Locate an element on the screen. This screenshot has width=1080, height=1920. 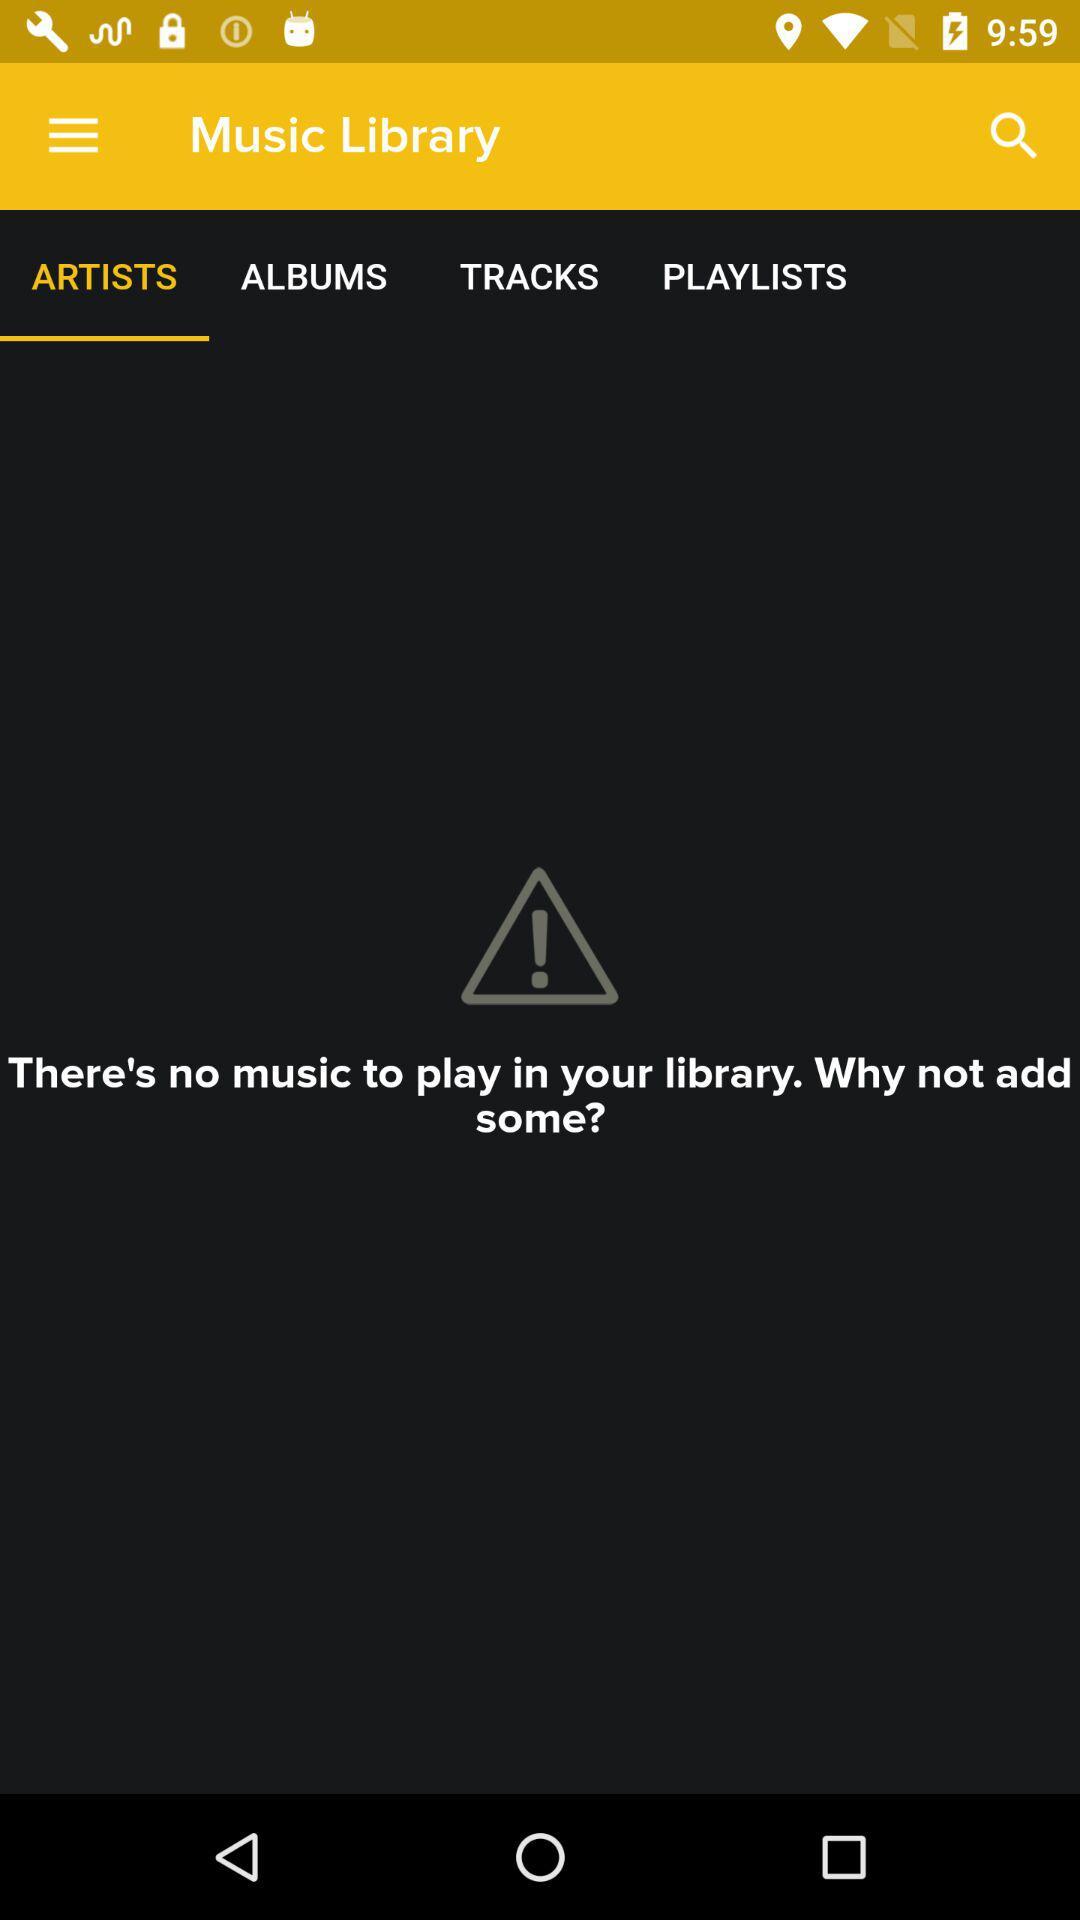
the icon to the left of music library is located at coordinates (72, 135).